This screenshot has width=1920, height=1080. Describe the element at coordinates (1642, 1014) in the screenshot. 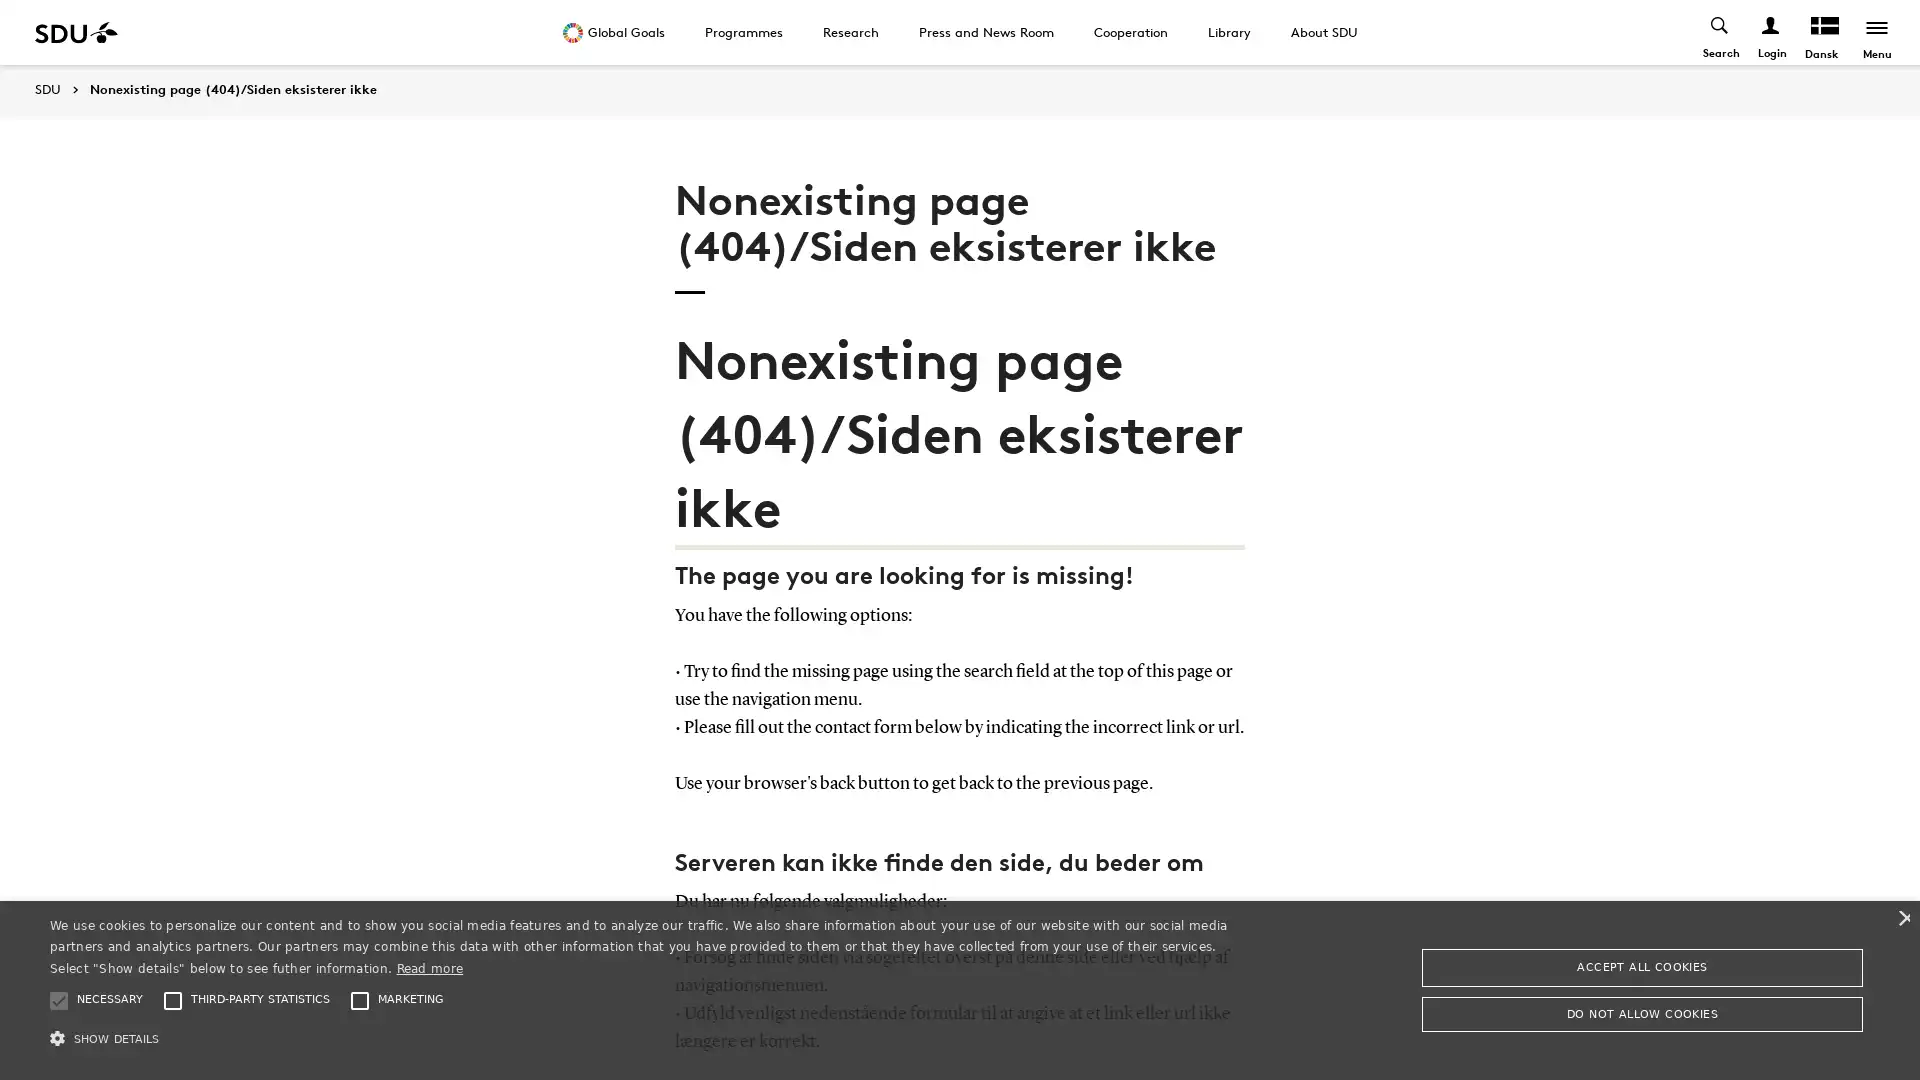

I see `DO NOT ALLOW COOKIES` at that location.